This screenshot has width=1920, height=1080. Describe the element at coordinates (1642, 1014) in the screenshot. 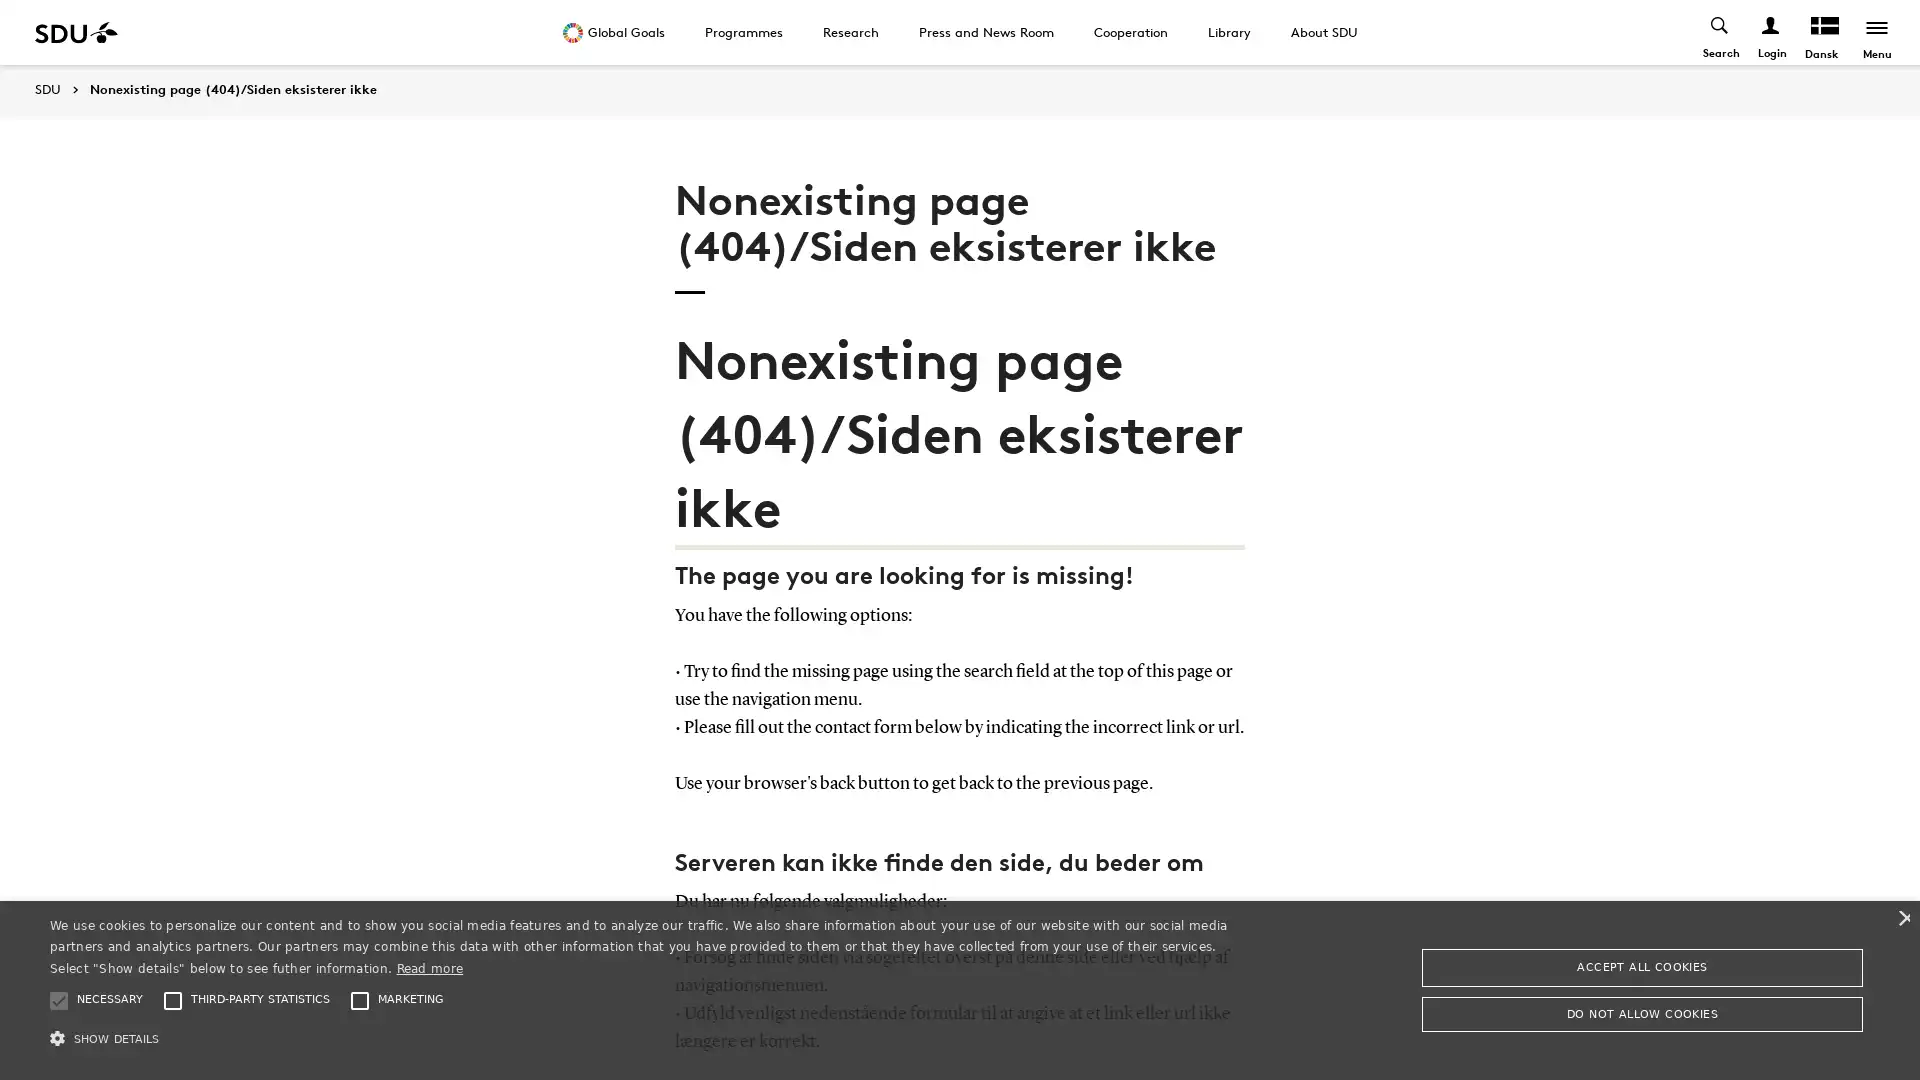

I see `DO NOT ALLOW COOKIES` at that location.